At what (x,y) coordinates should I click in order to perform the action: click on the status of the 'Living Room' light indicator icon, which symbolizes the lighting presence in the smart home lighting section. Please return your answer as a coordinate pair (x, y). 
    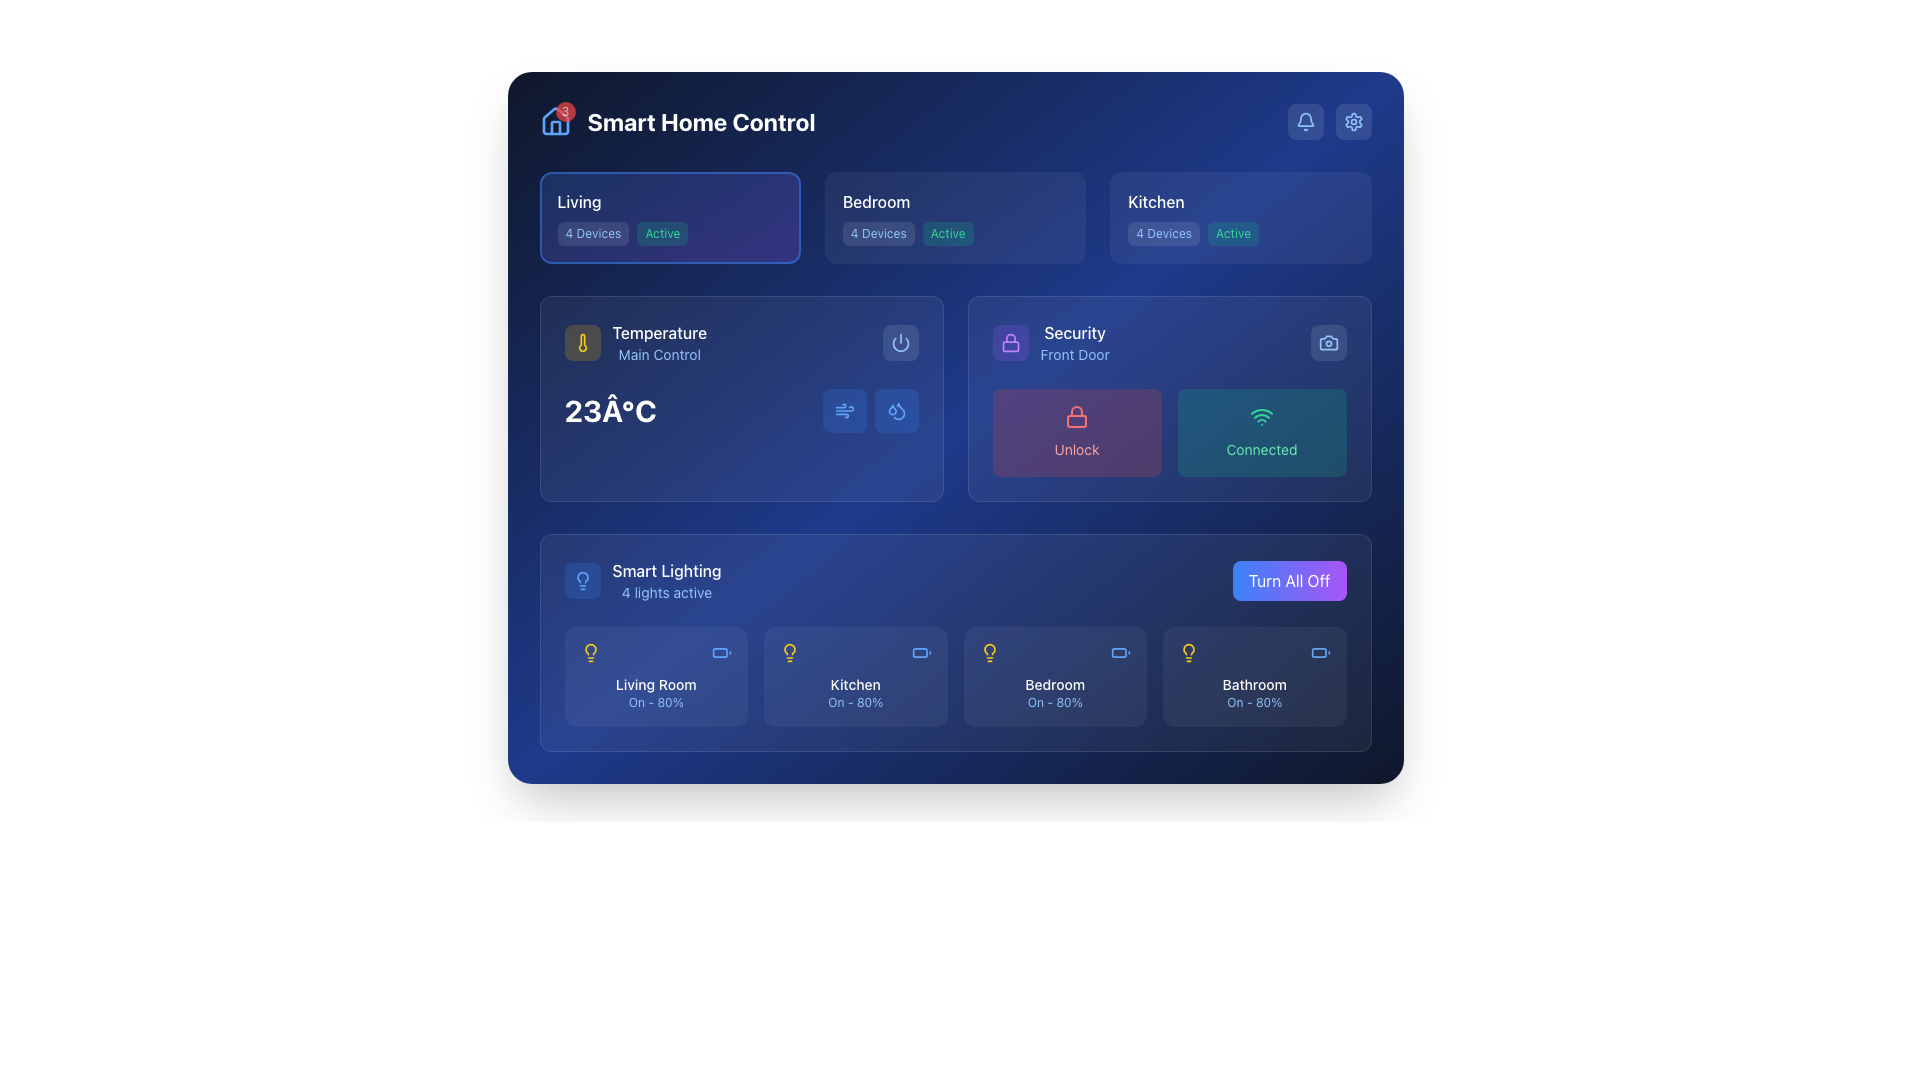
    Looking at the image, I should click on (589, 649).